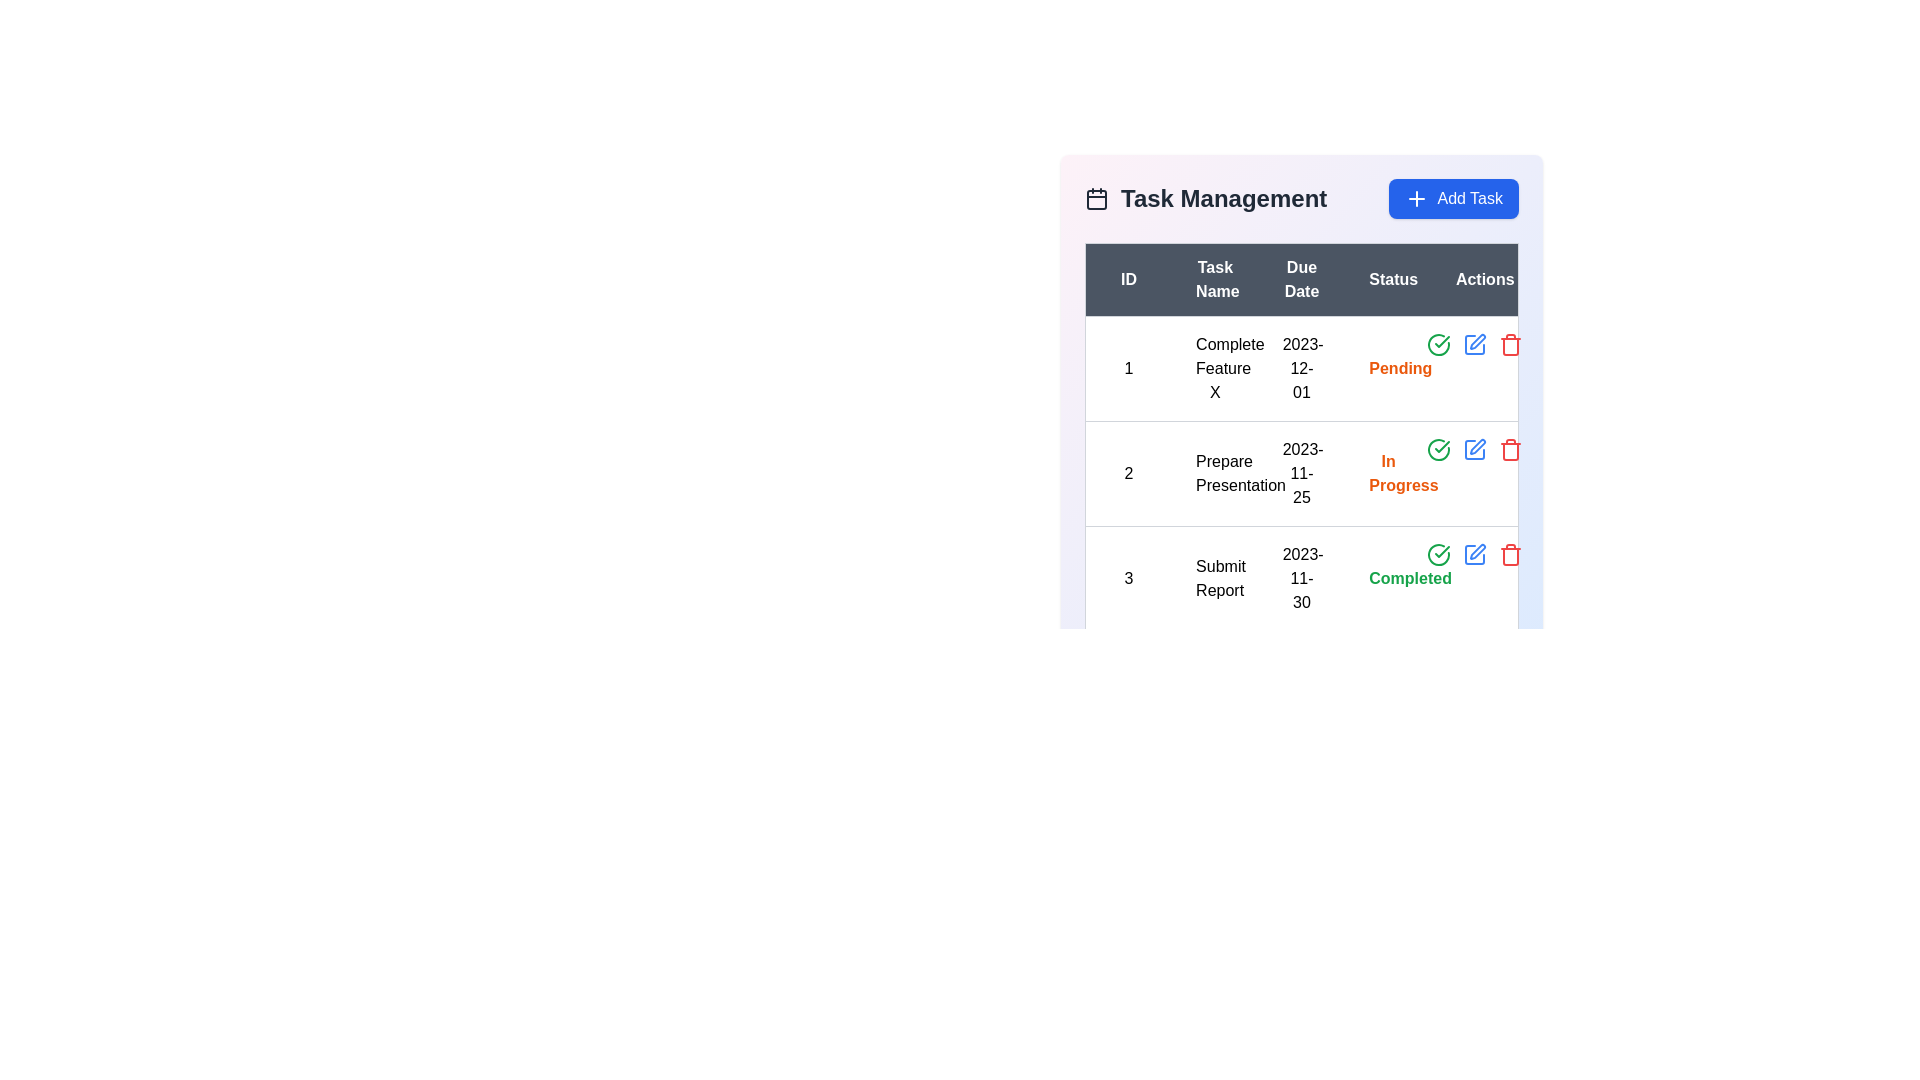 This screenshot has width=1920, height=1080. Describe the element at coordinates (1402, 473) in the screenshot. I see `the 'In Progress' text label displayed in bold orange font, which serves as a status indicator in the second row of the table for Task ID 2, 'Prepare Presentation'` at that location.